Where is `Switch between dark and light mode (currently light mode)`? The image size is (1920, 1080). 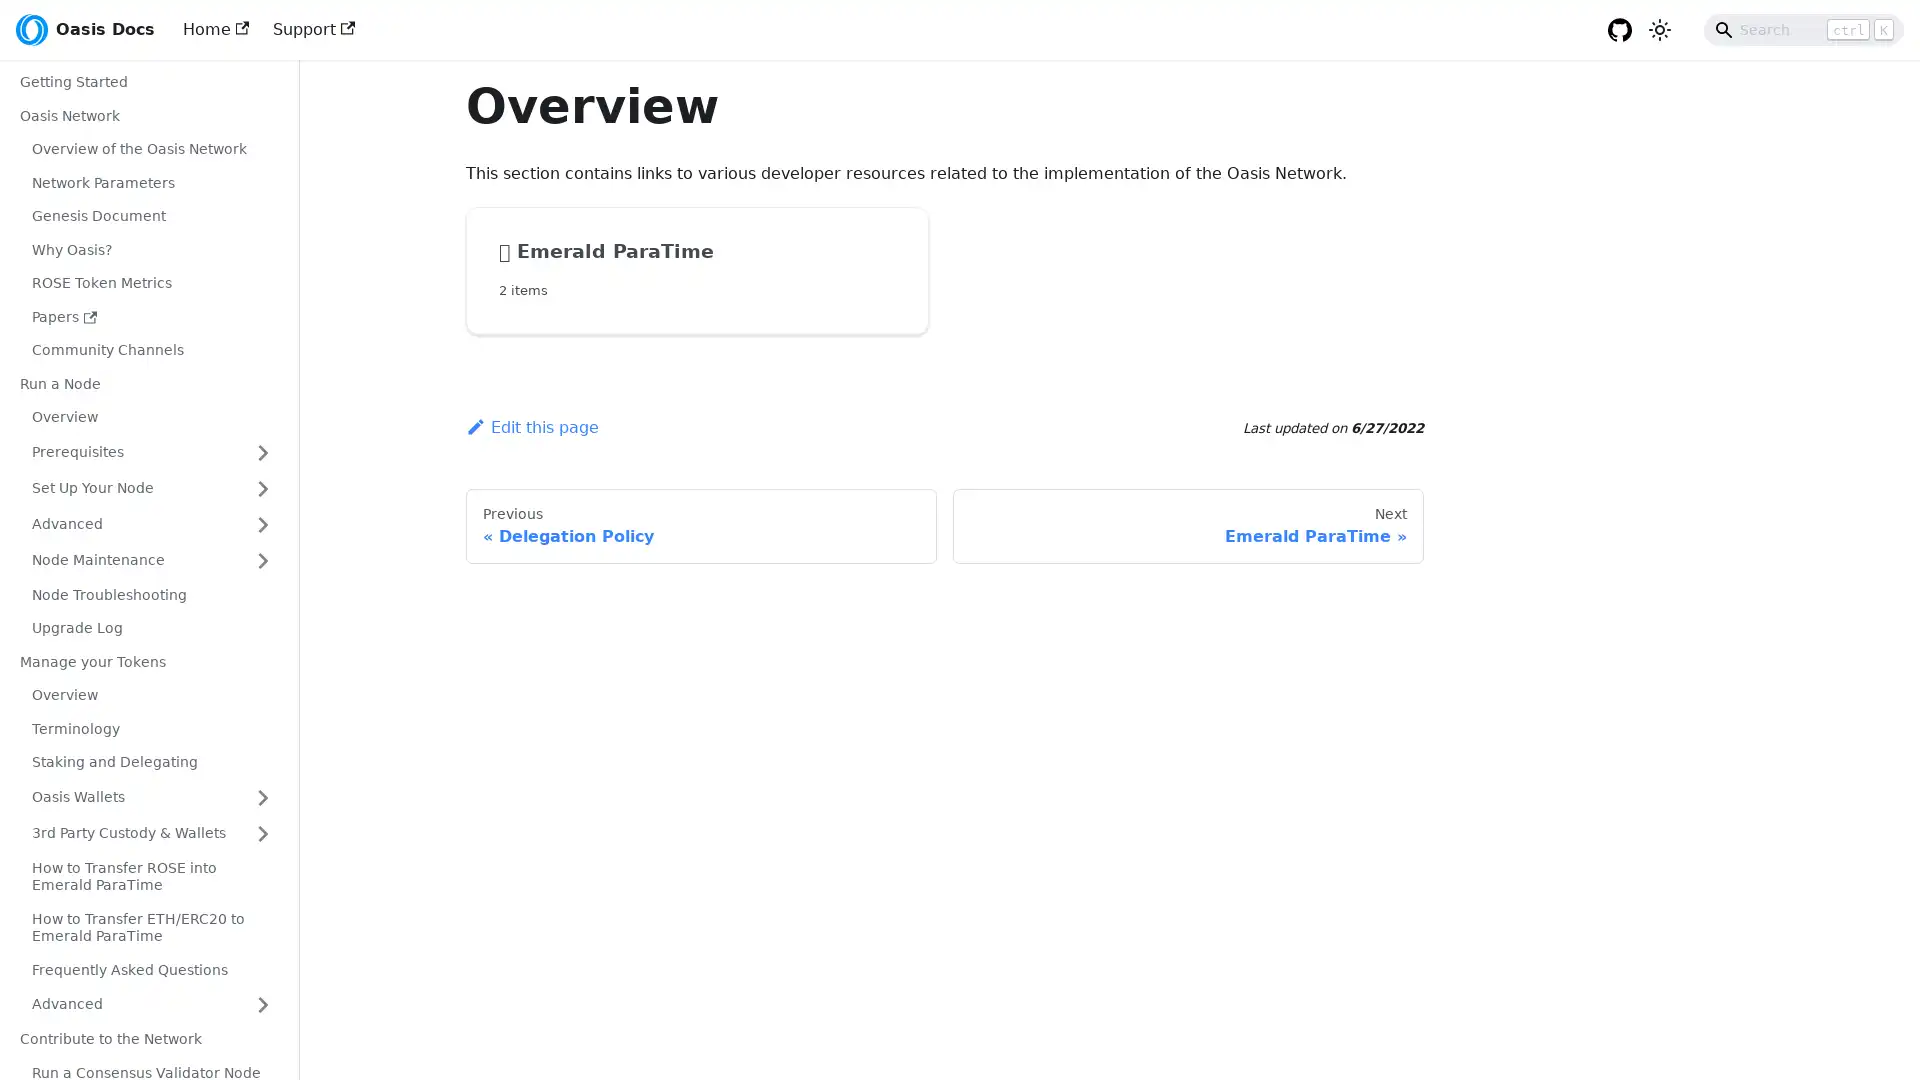
Switch between dark and light mode (currently light mode) is located at coordinates (1660, 30).